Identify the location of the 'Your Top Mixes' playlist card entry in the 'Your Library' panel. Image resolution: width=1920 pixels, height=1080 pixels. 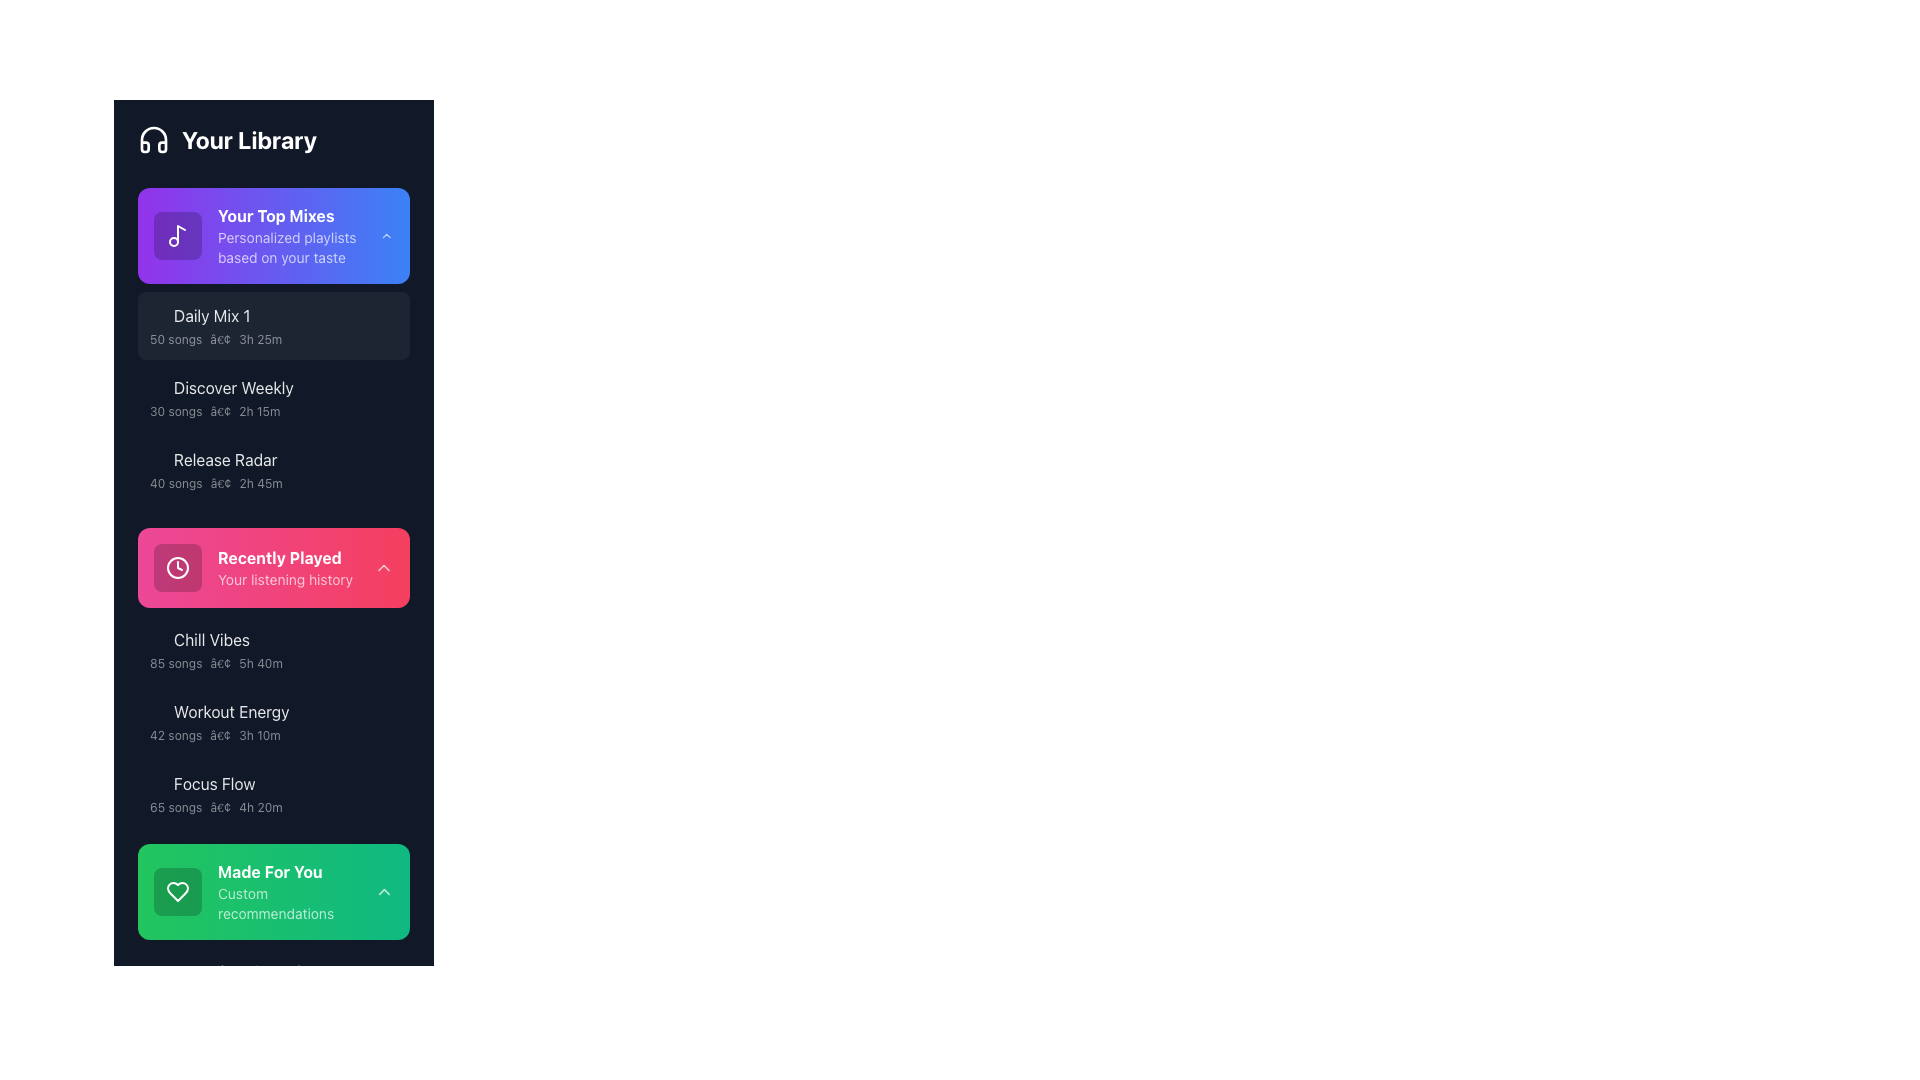
(266, 234).